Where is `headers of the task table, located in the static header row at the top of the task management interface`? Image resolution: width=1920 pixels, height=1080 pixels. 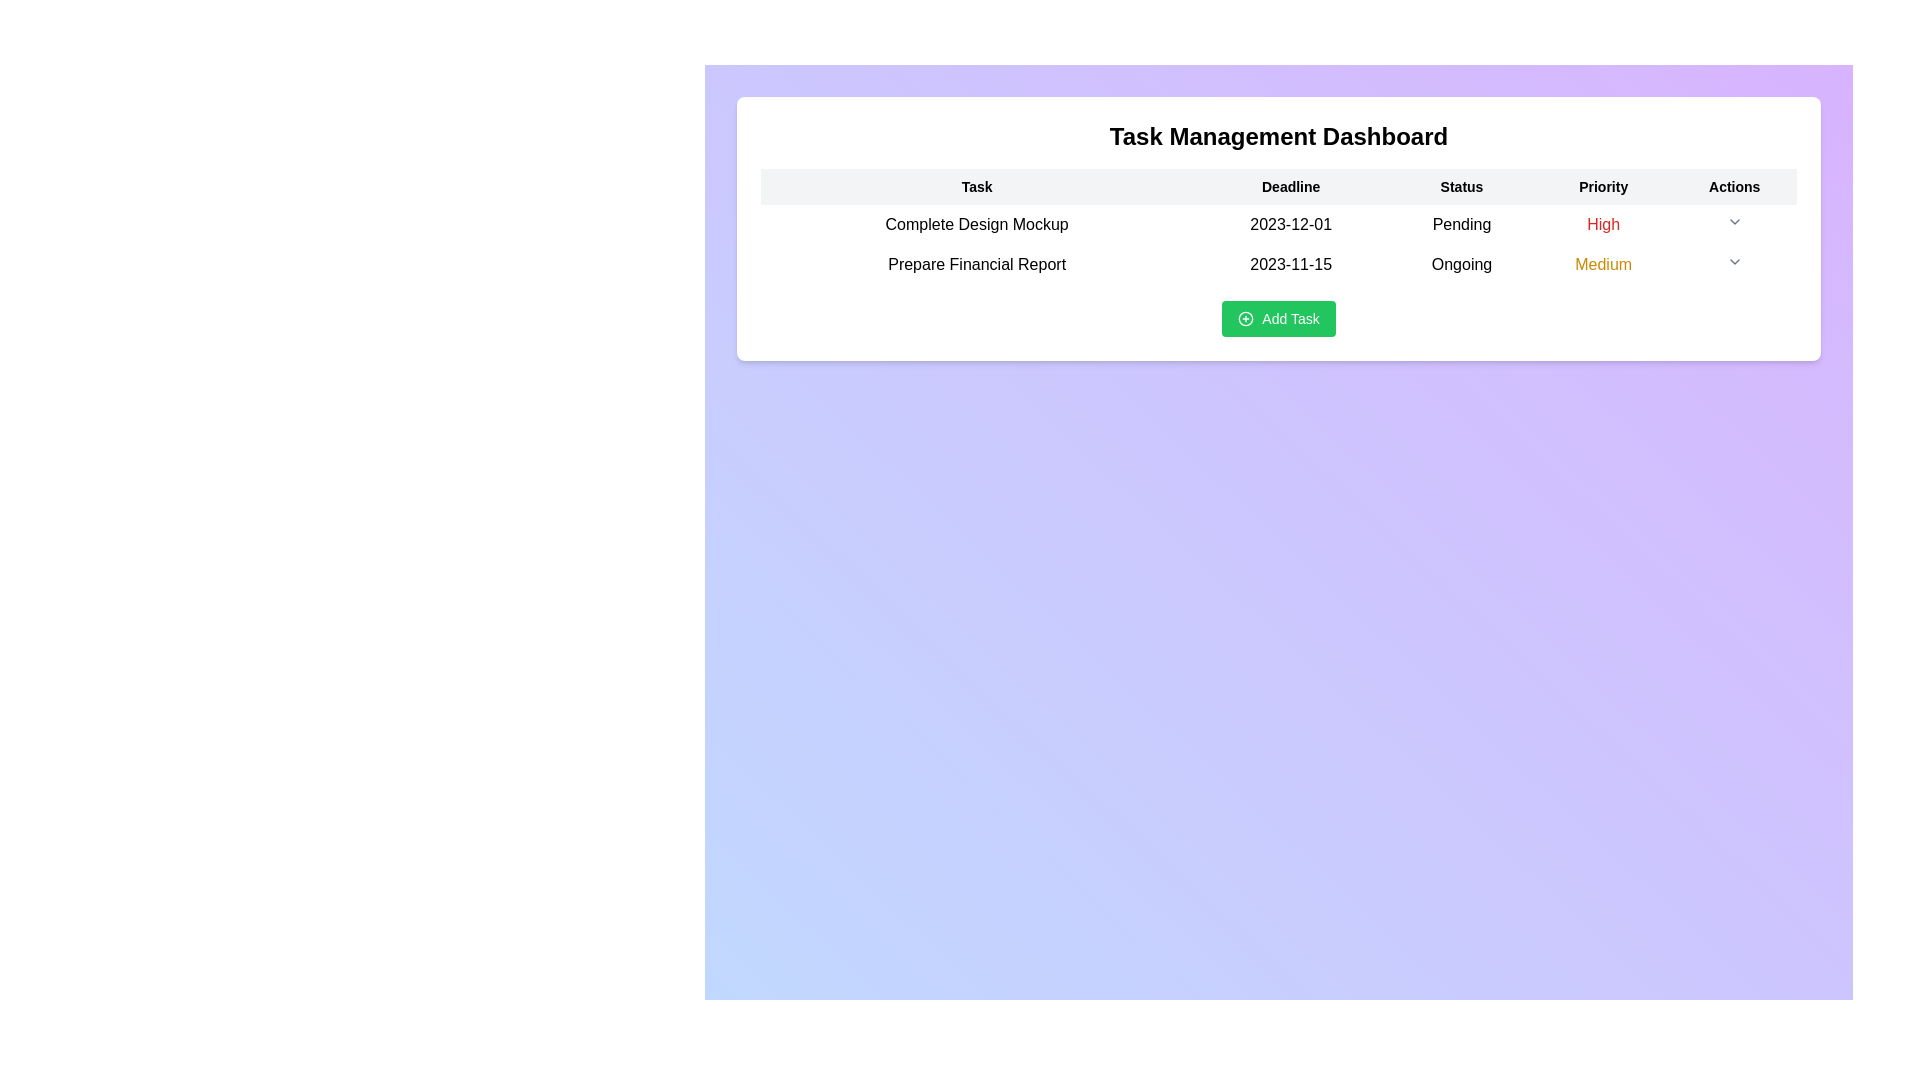
headers of the task table, located in the static header row at the top of the task management interface is located at coordinates (1277, 186).